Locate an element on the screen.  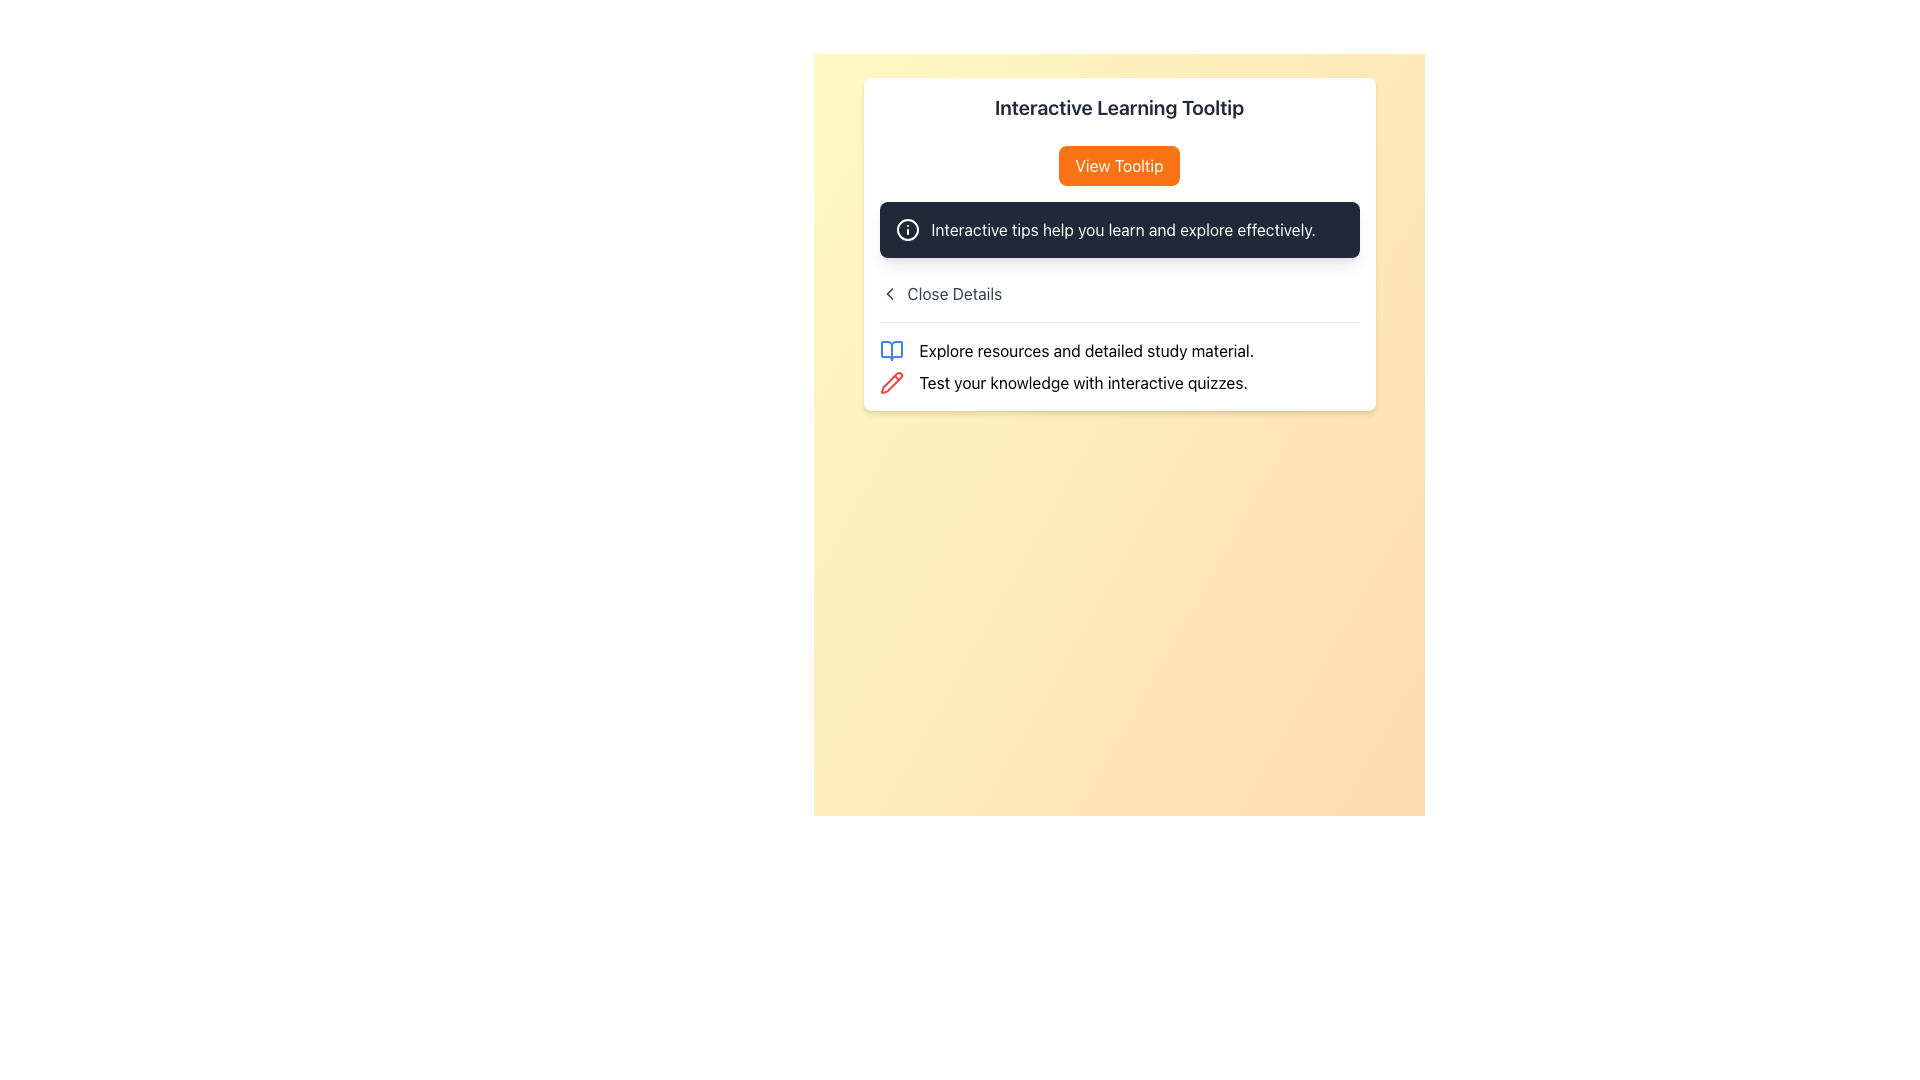
the vibrant orange button labeled 'View Tooltip' is located at coordinates (1118, 164).